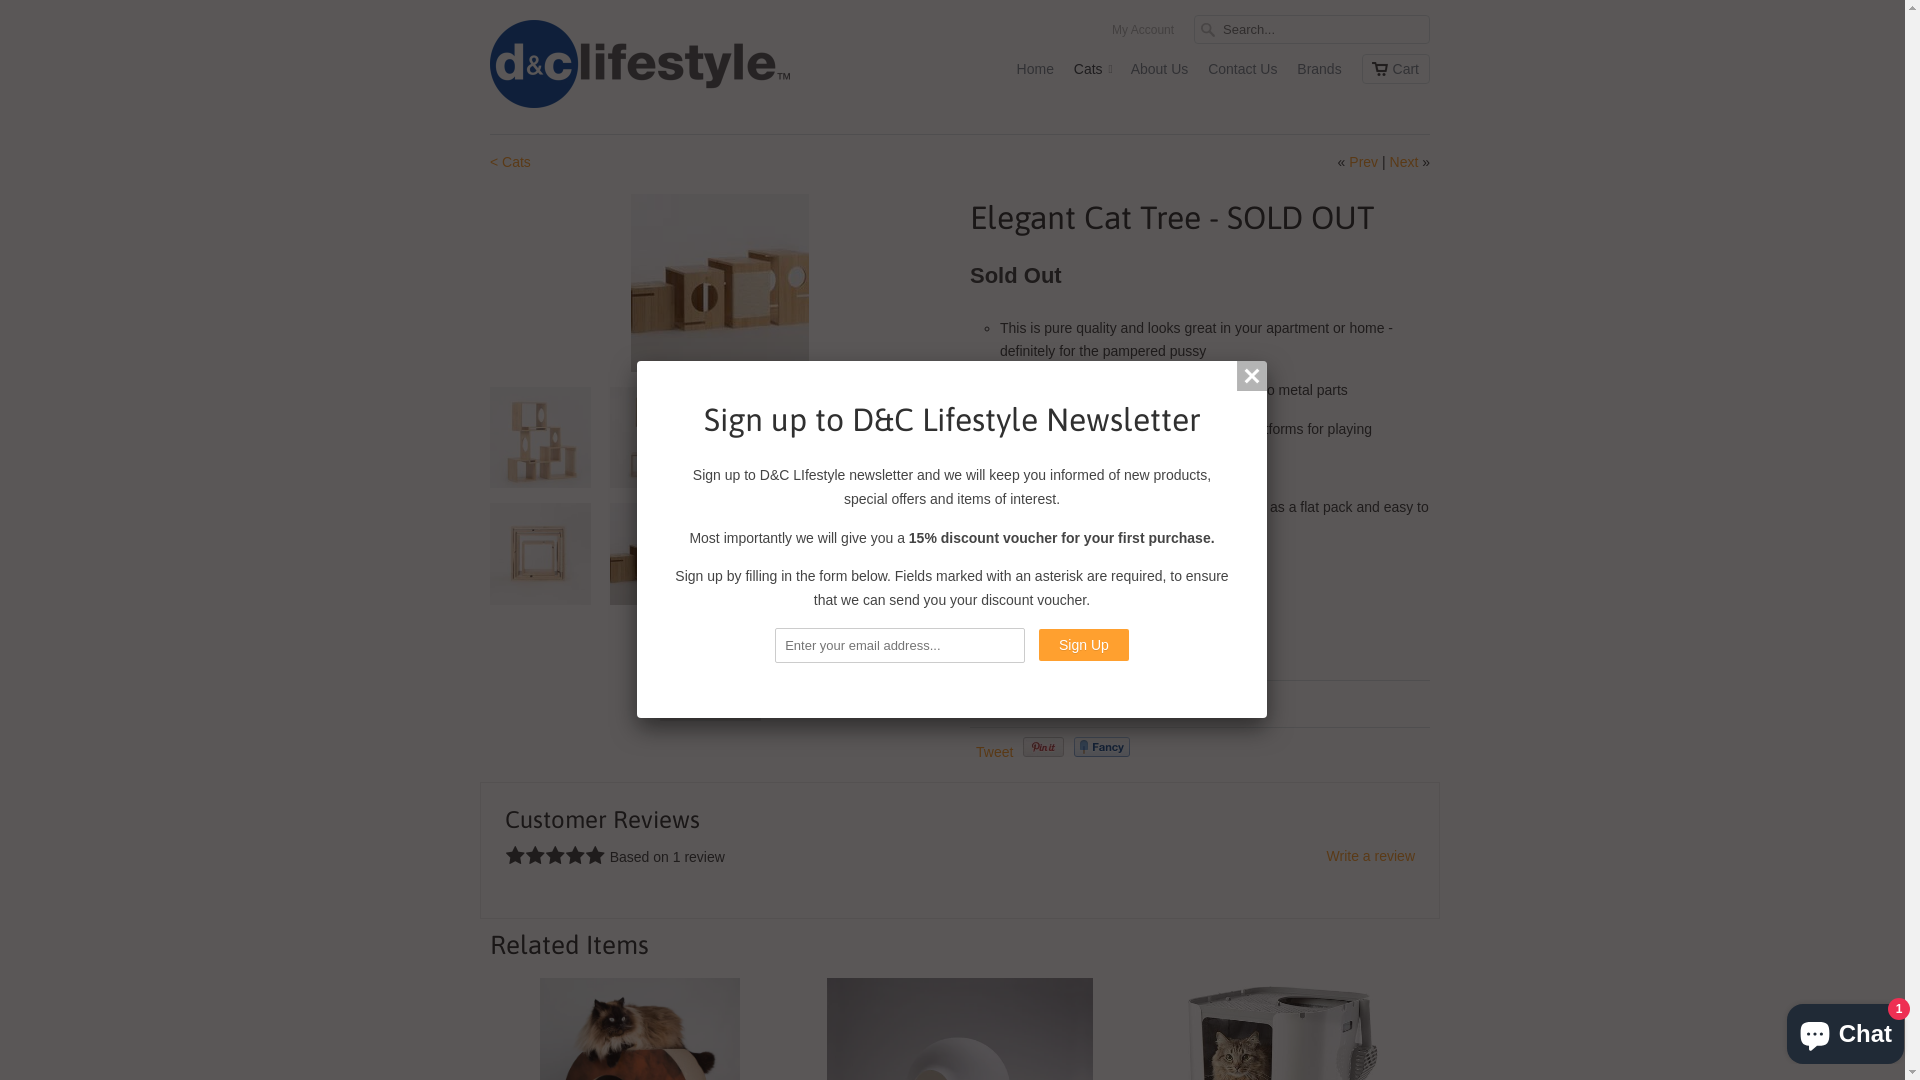  I want to click on 'D&C Lifestyle', so click(638, 65).